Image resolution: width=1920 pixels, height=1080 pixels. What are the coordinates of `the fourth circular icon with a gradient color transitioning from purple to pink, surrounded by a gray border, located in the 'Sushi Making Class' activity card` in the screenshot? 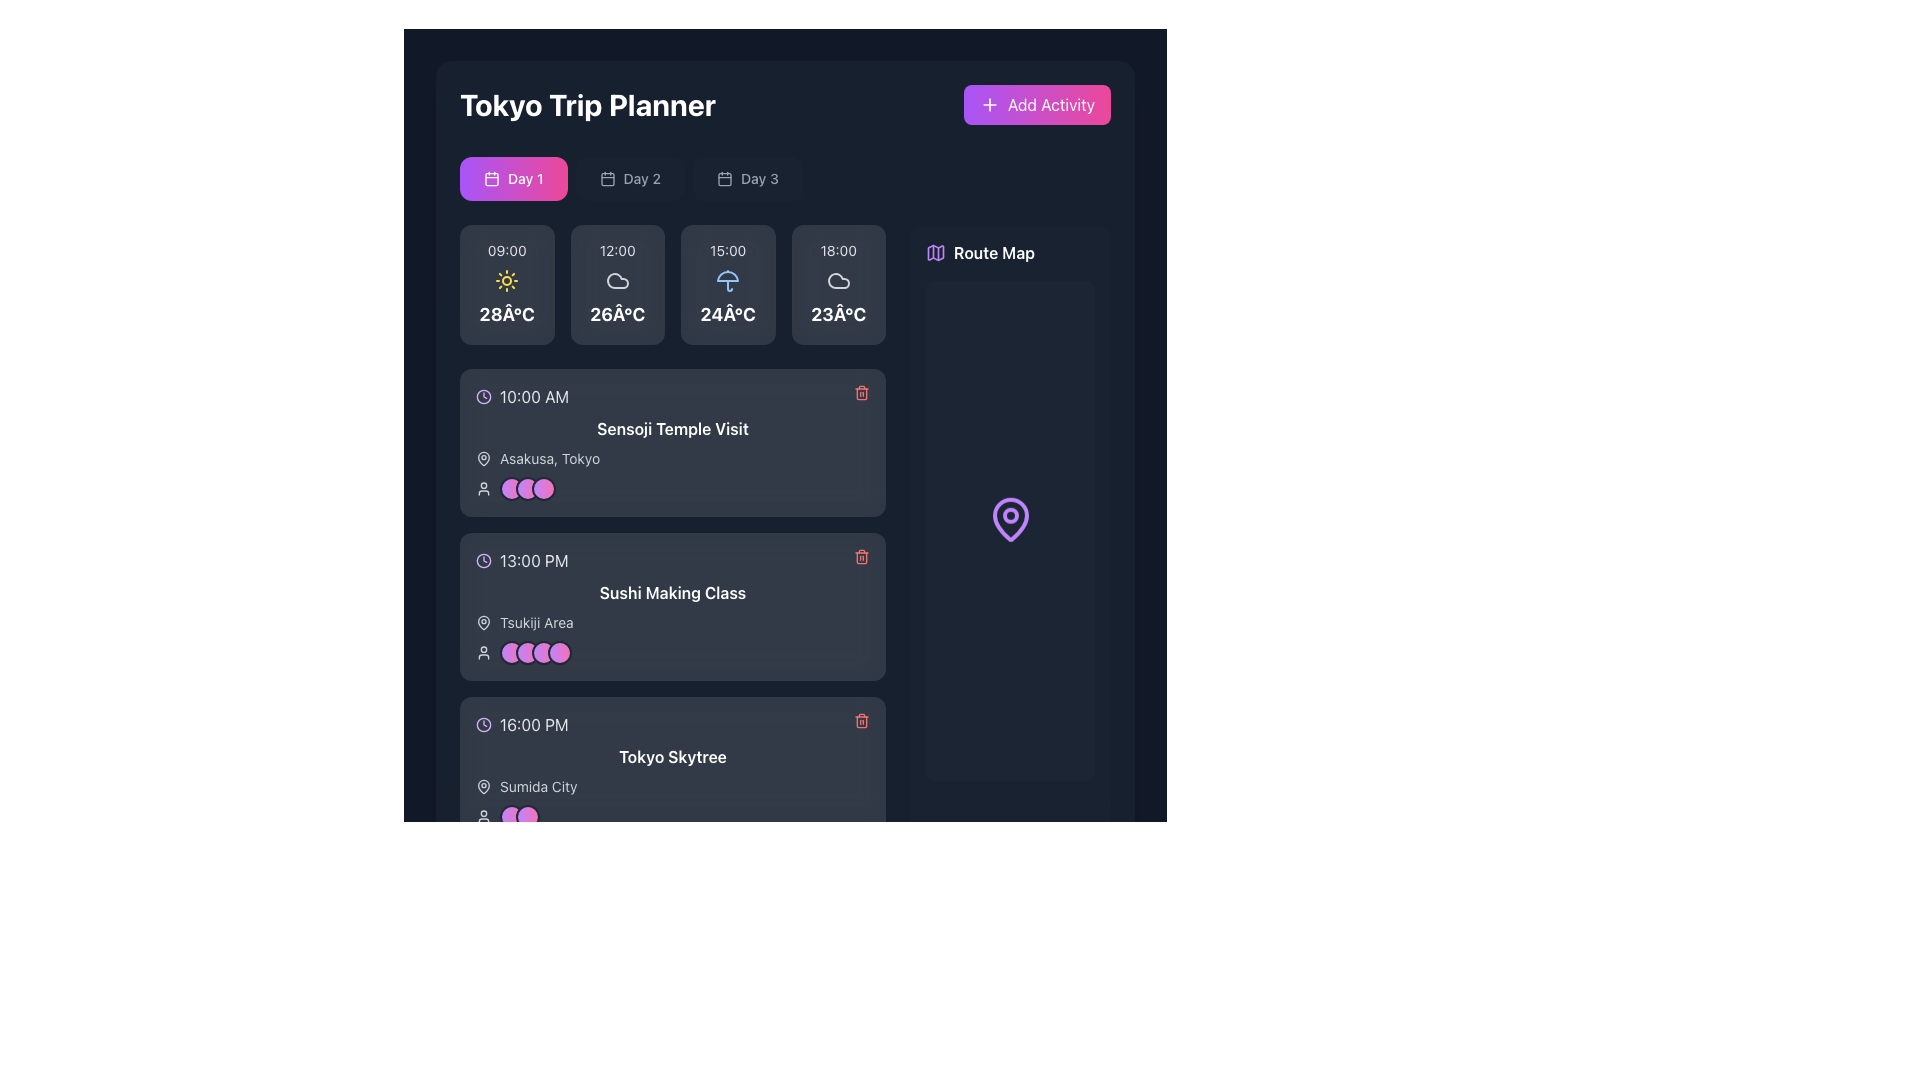 It's located at (560, 652).